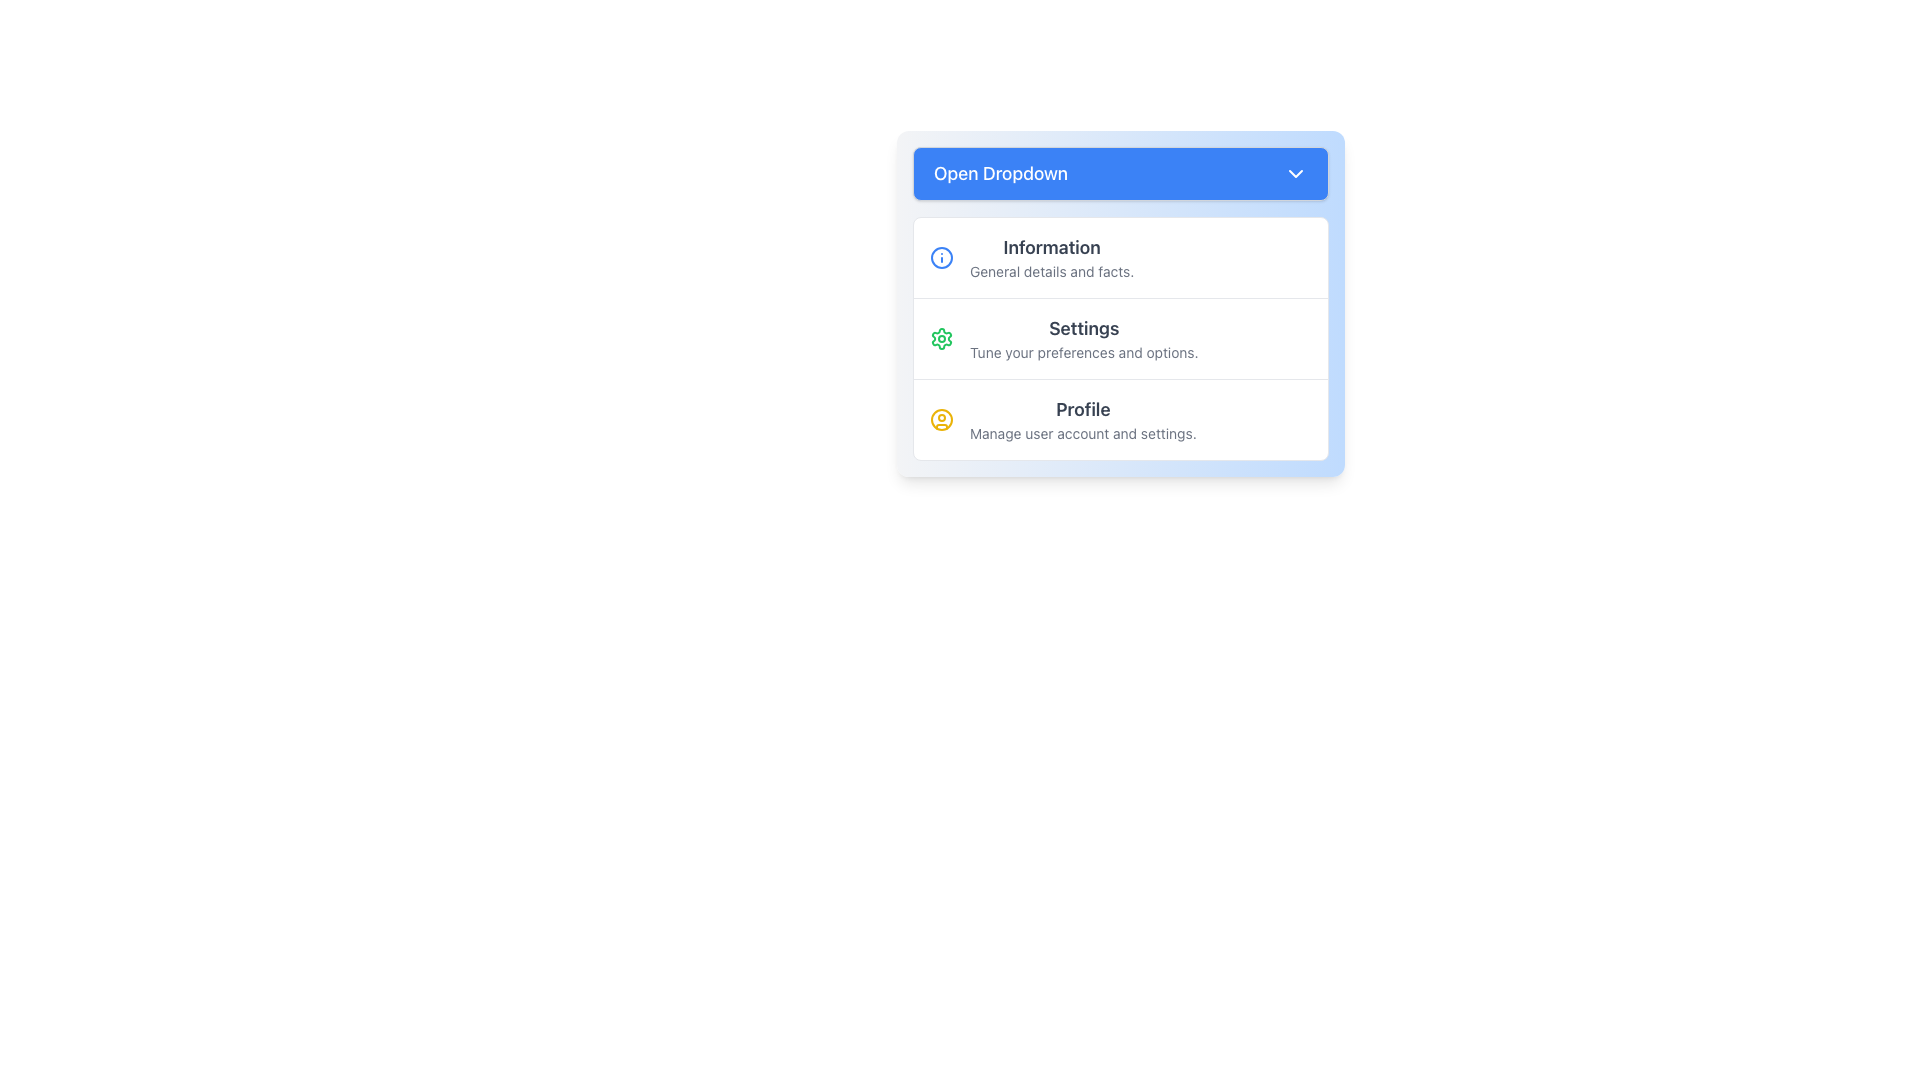  What do you see at coordinates (940, 257) in the screenshot?
I see `the information icon located at the far left of the first row in the dropdown menu for more details or actions` at bounding box center [940, 257].